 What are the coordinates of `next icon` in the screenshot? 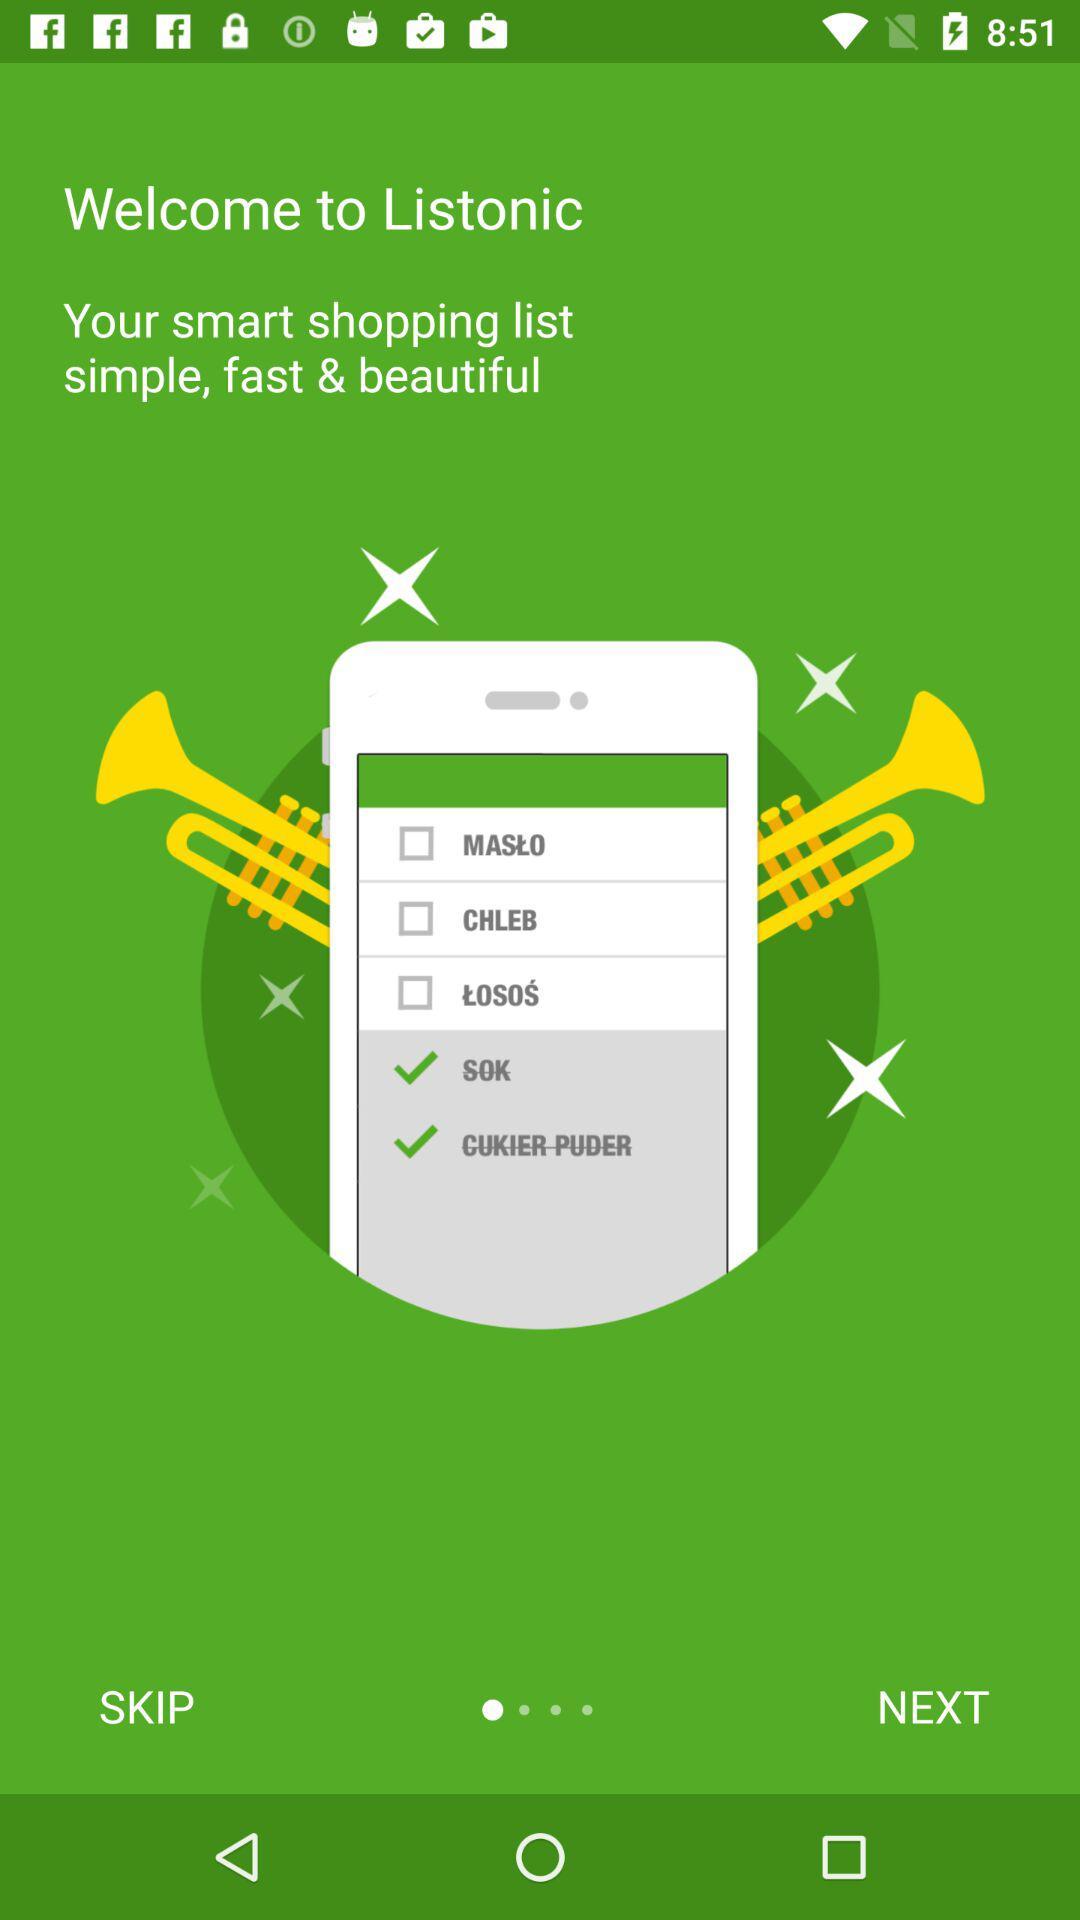 It's located at (933, 1705).